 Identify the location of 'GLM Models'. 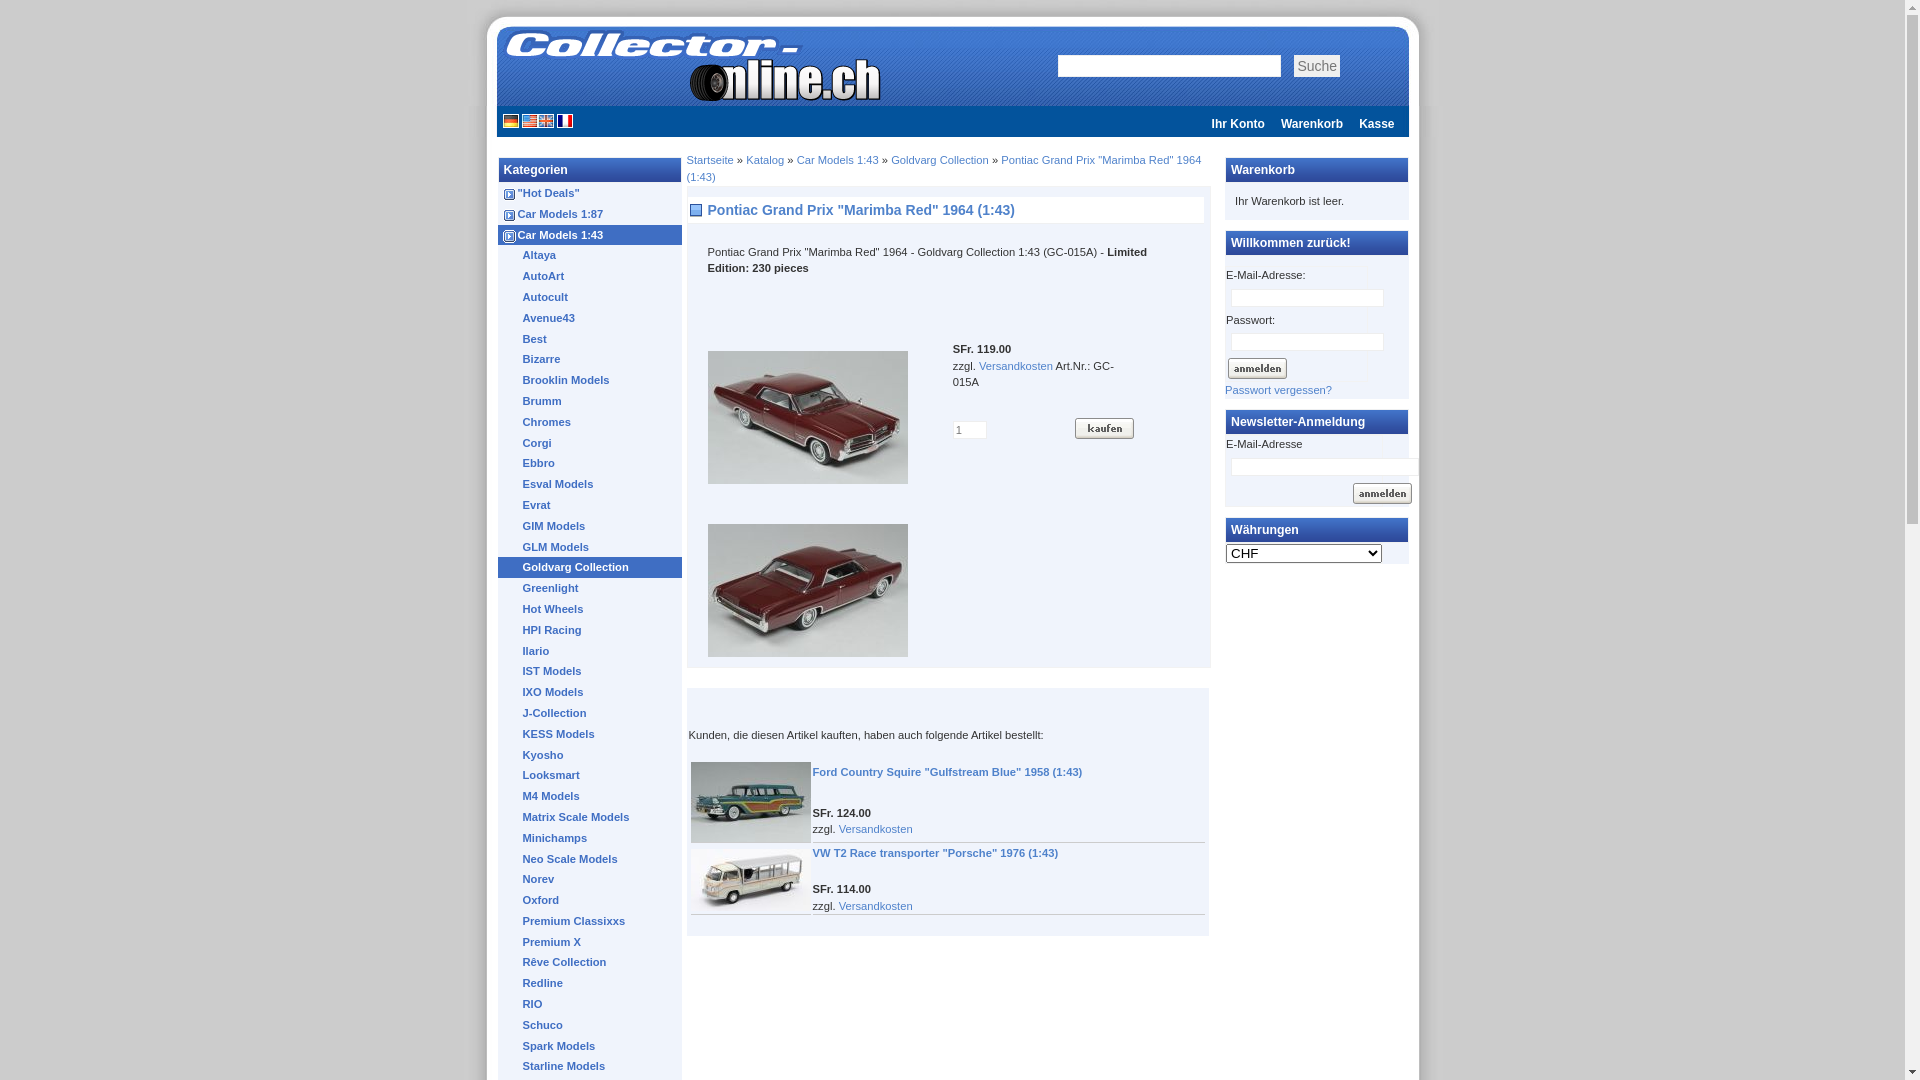
(592, 547).